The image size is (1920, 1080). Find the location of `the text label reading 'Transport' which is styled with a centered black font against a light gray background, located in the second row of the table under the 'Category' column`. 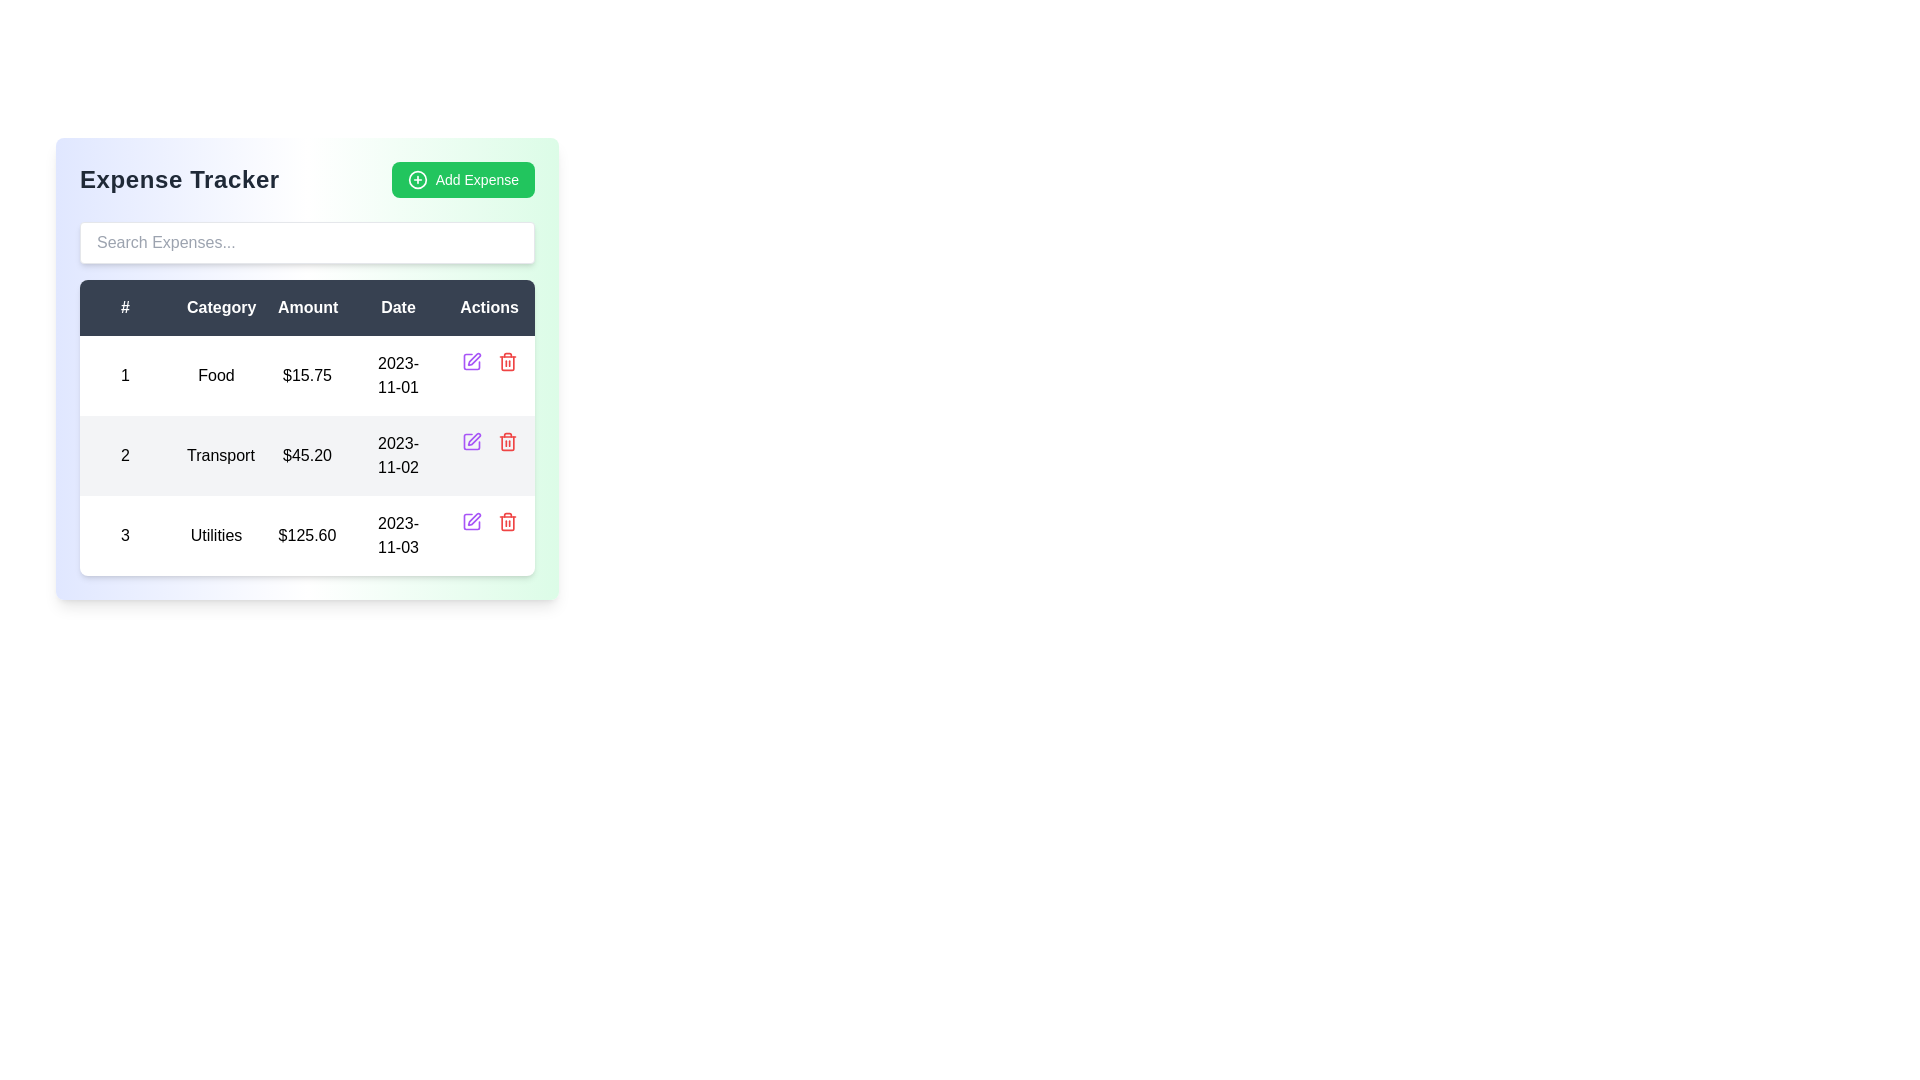

the text label reading 'Transport' which is styled with a centered black font against a light gray background, located in the second row of the table under the 'Category' column is located at coordinates (216, 455).